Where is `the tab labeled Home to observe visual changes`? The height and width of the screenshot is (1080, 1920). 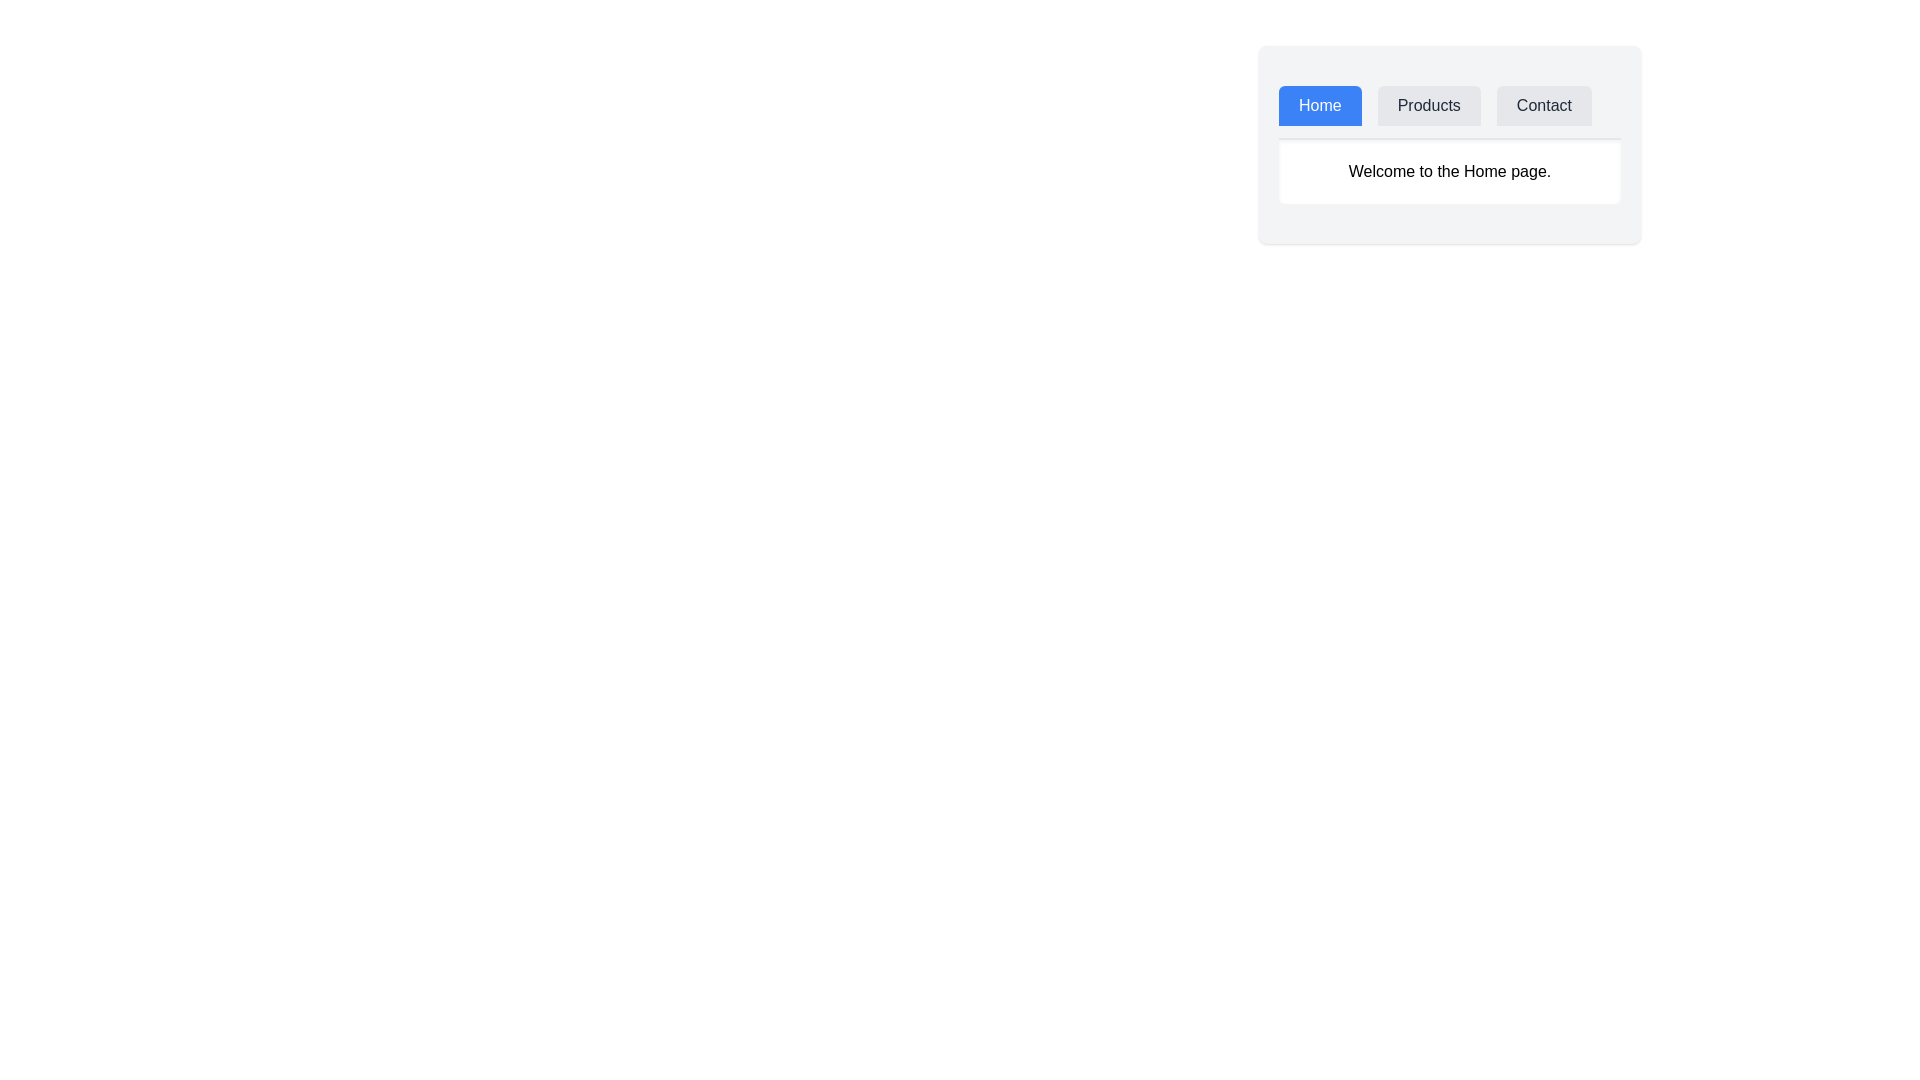 the tab labeled Home to observe visual changes is located at coordinates (1320, 105).